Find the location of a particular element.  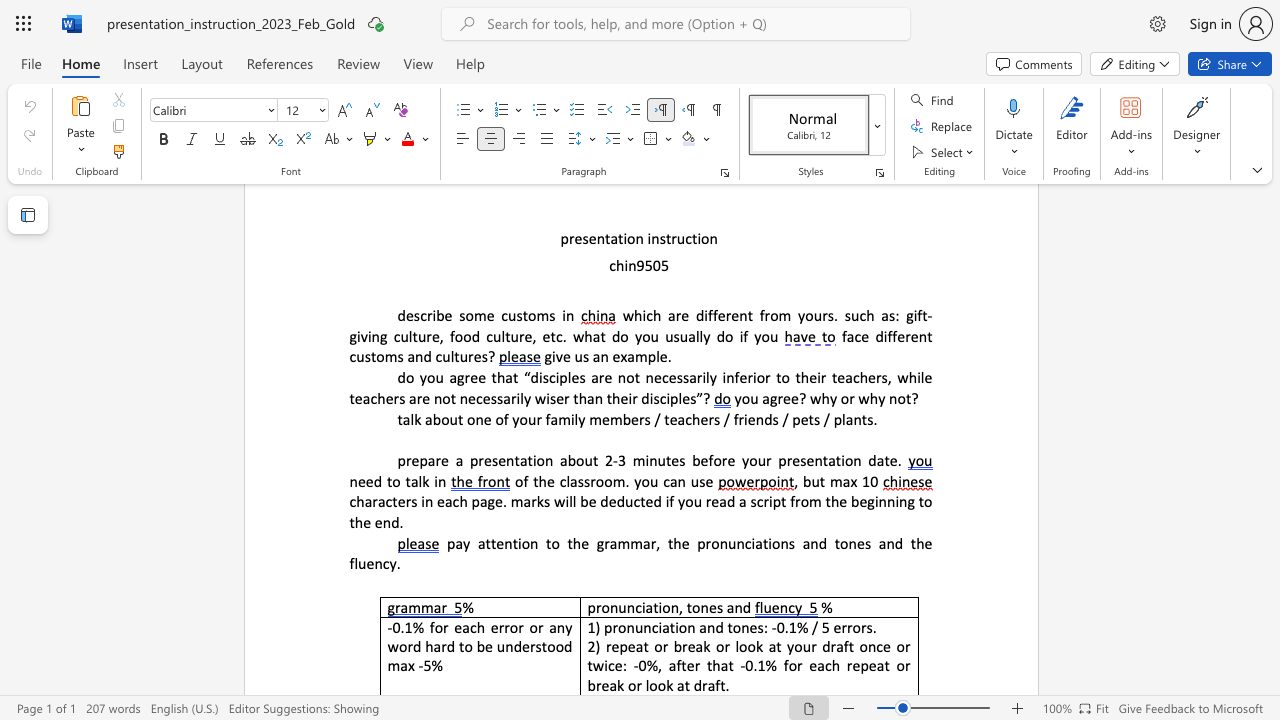

the subset text "or break or look at draf" within the text "2) repeat or break or look at your draft once or twice: -0%, after that -0.1% for each repeat or break or look at draft." is located at coordinates (895, 665).